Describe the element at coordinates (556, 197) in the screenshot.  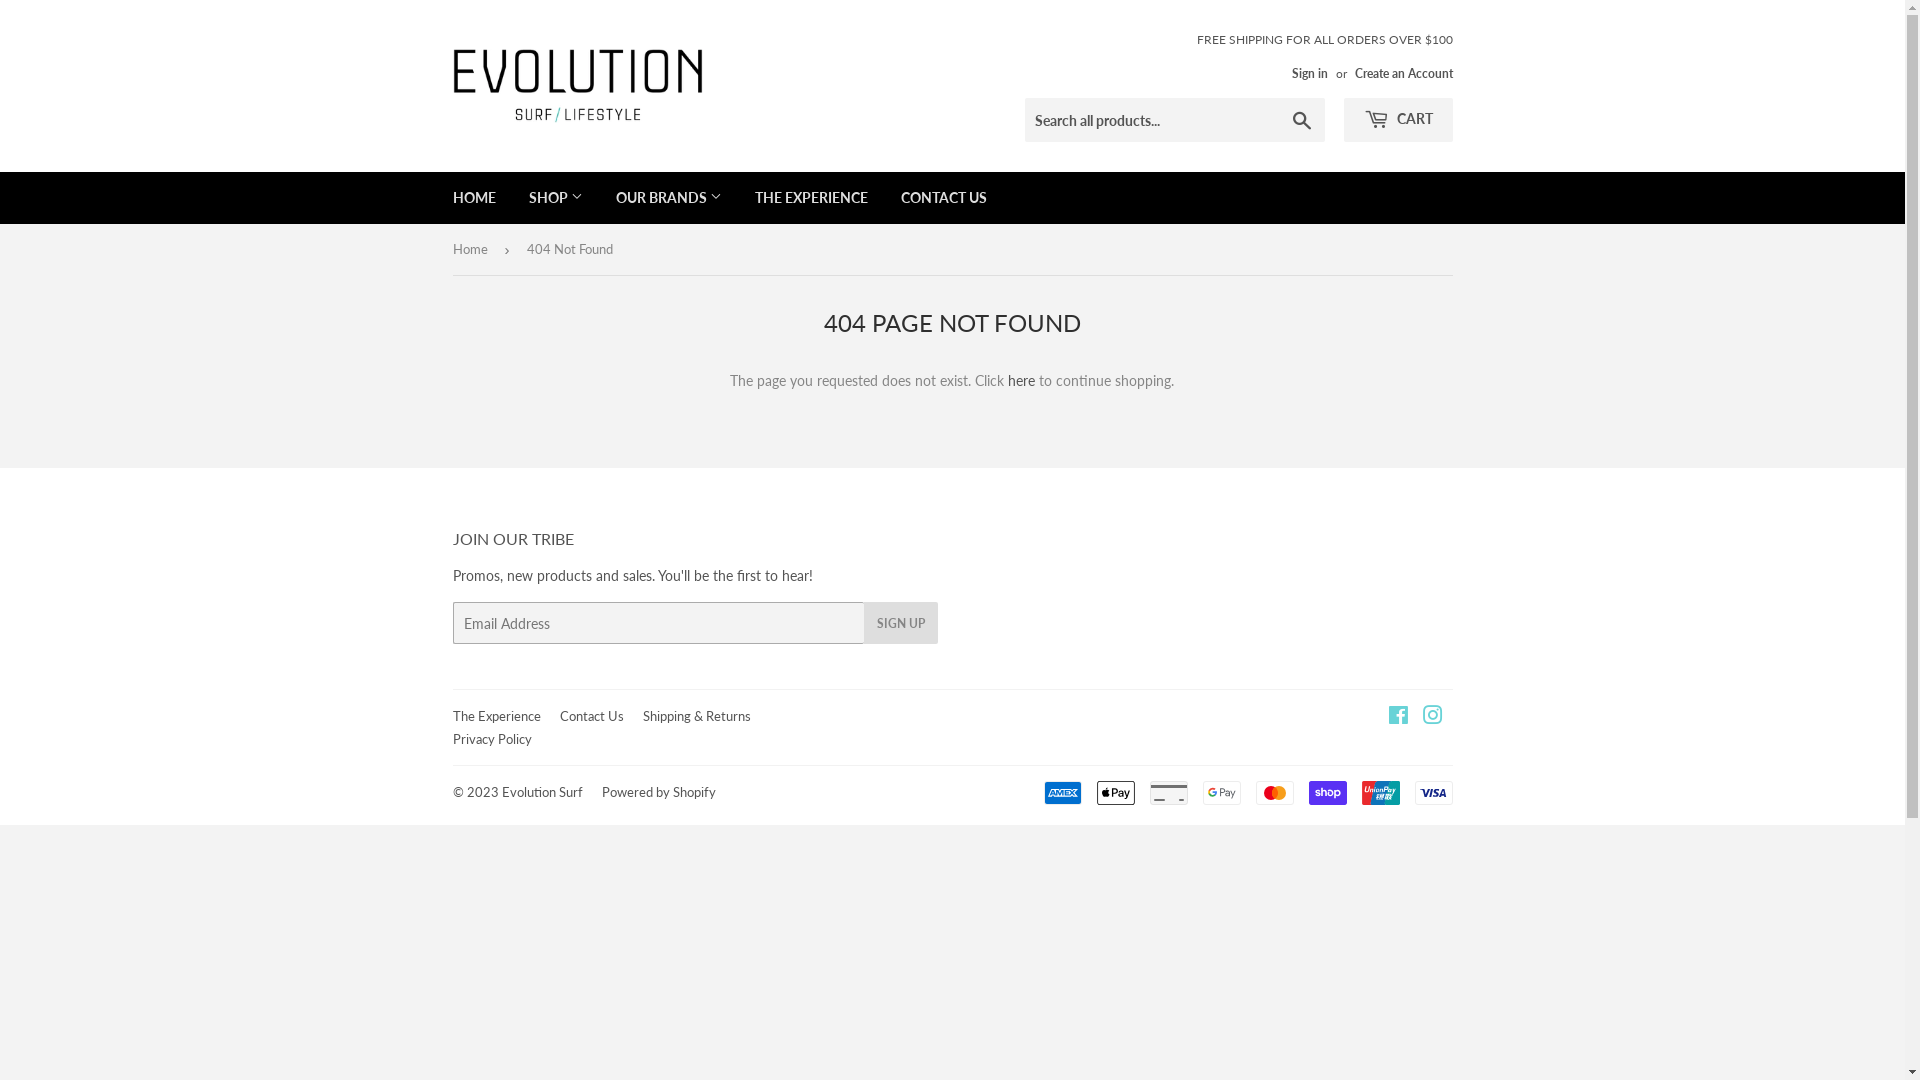
I see `'SHOP'` at that location.